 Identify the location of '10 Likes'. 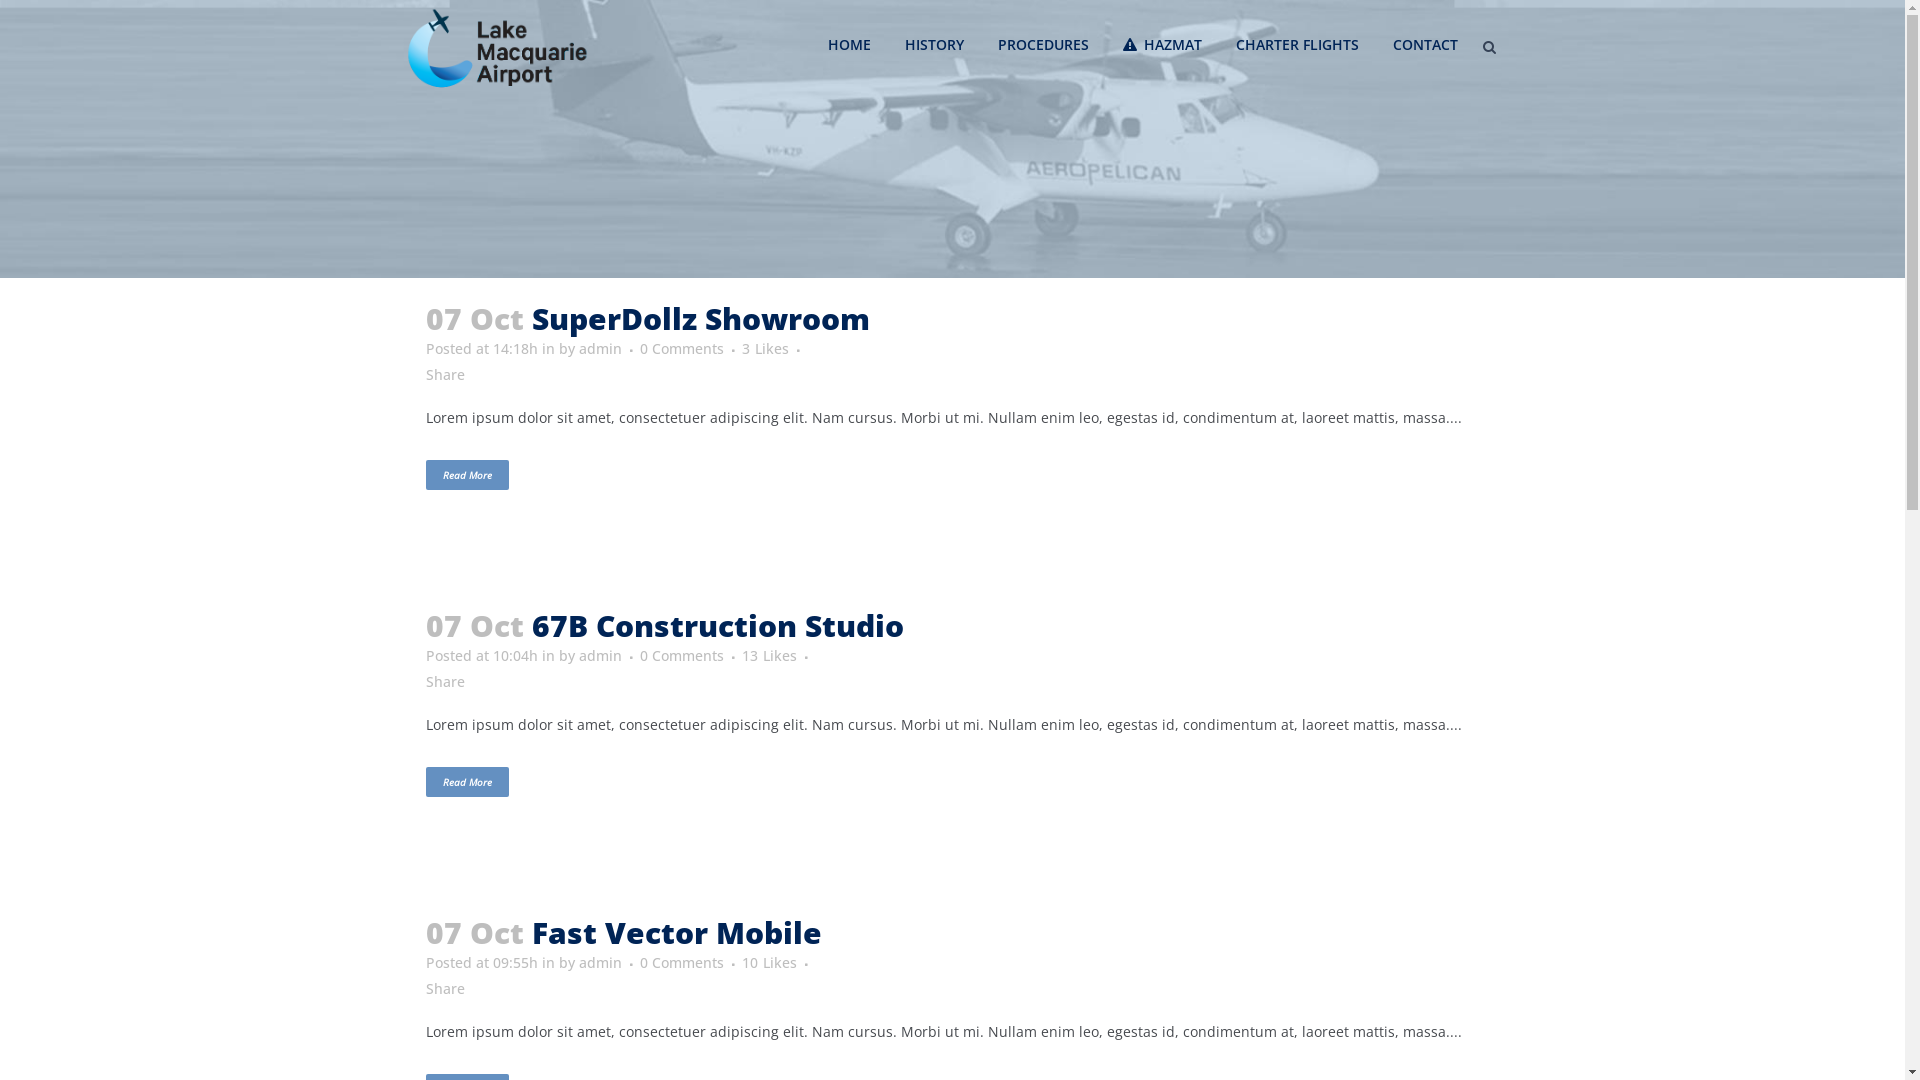
(741, 962).